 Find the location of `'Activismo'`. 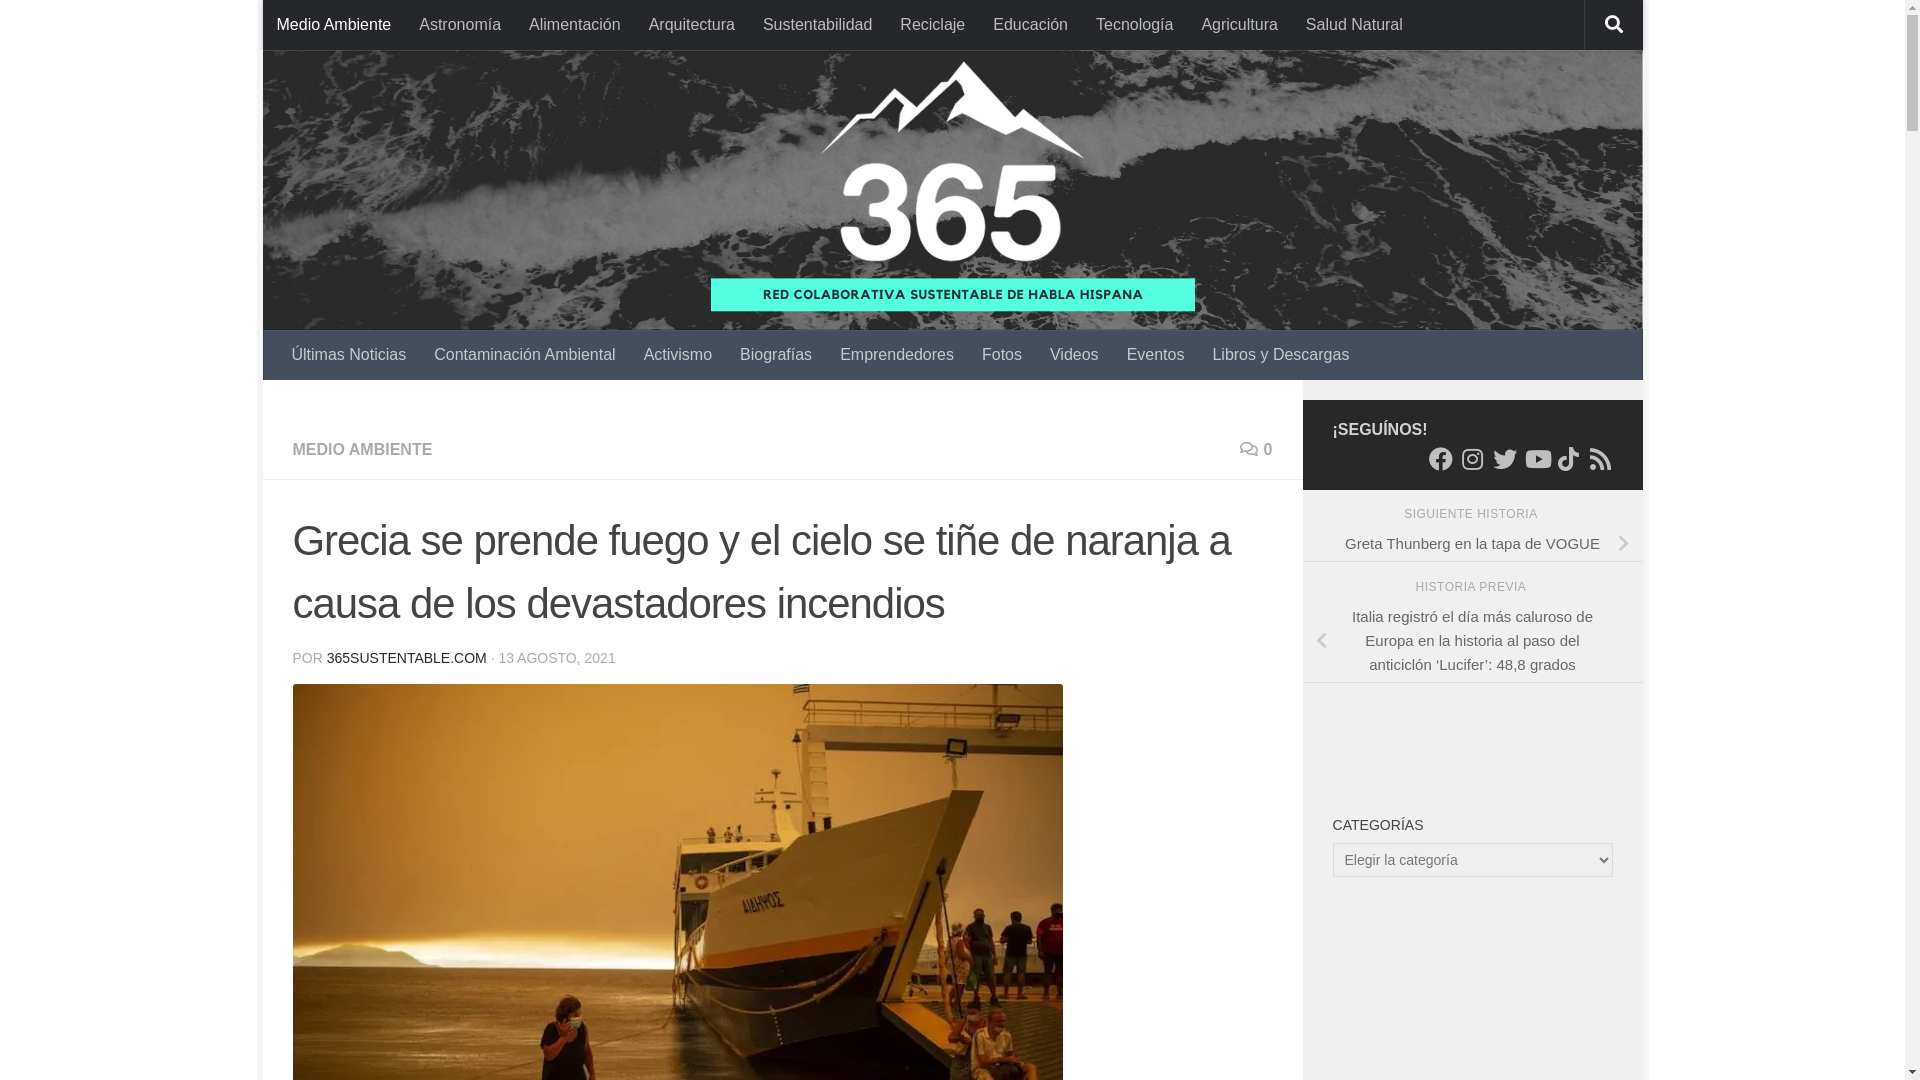

'Activismo' is located at coordinates (628, 353).